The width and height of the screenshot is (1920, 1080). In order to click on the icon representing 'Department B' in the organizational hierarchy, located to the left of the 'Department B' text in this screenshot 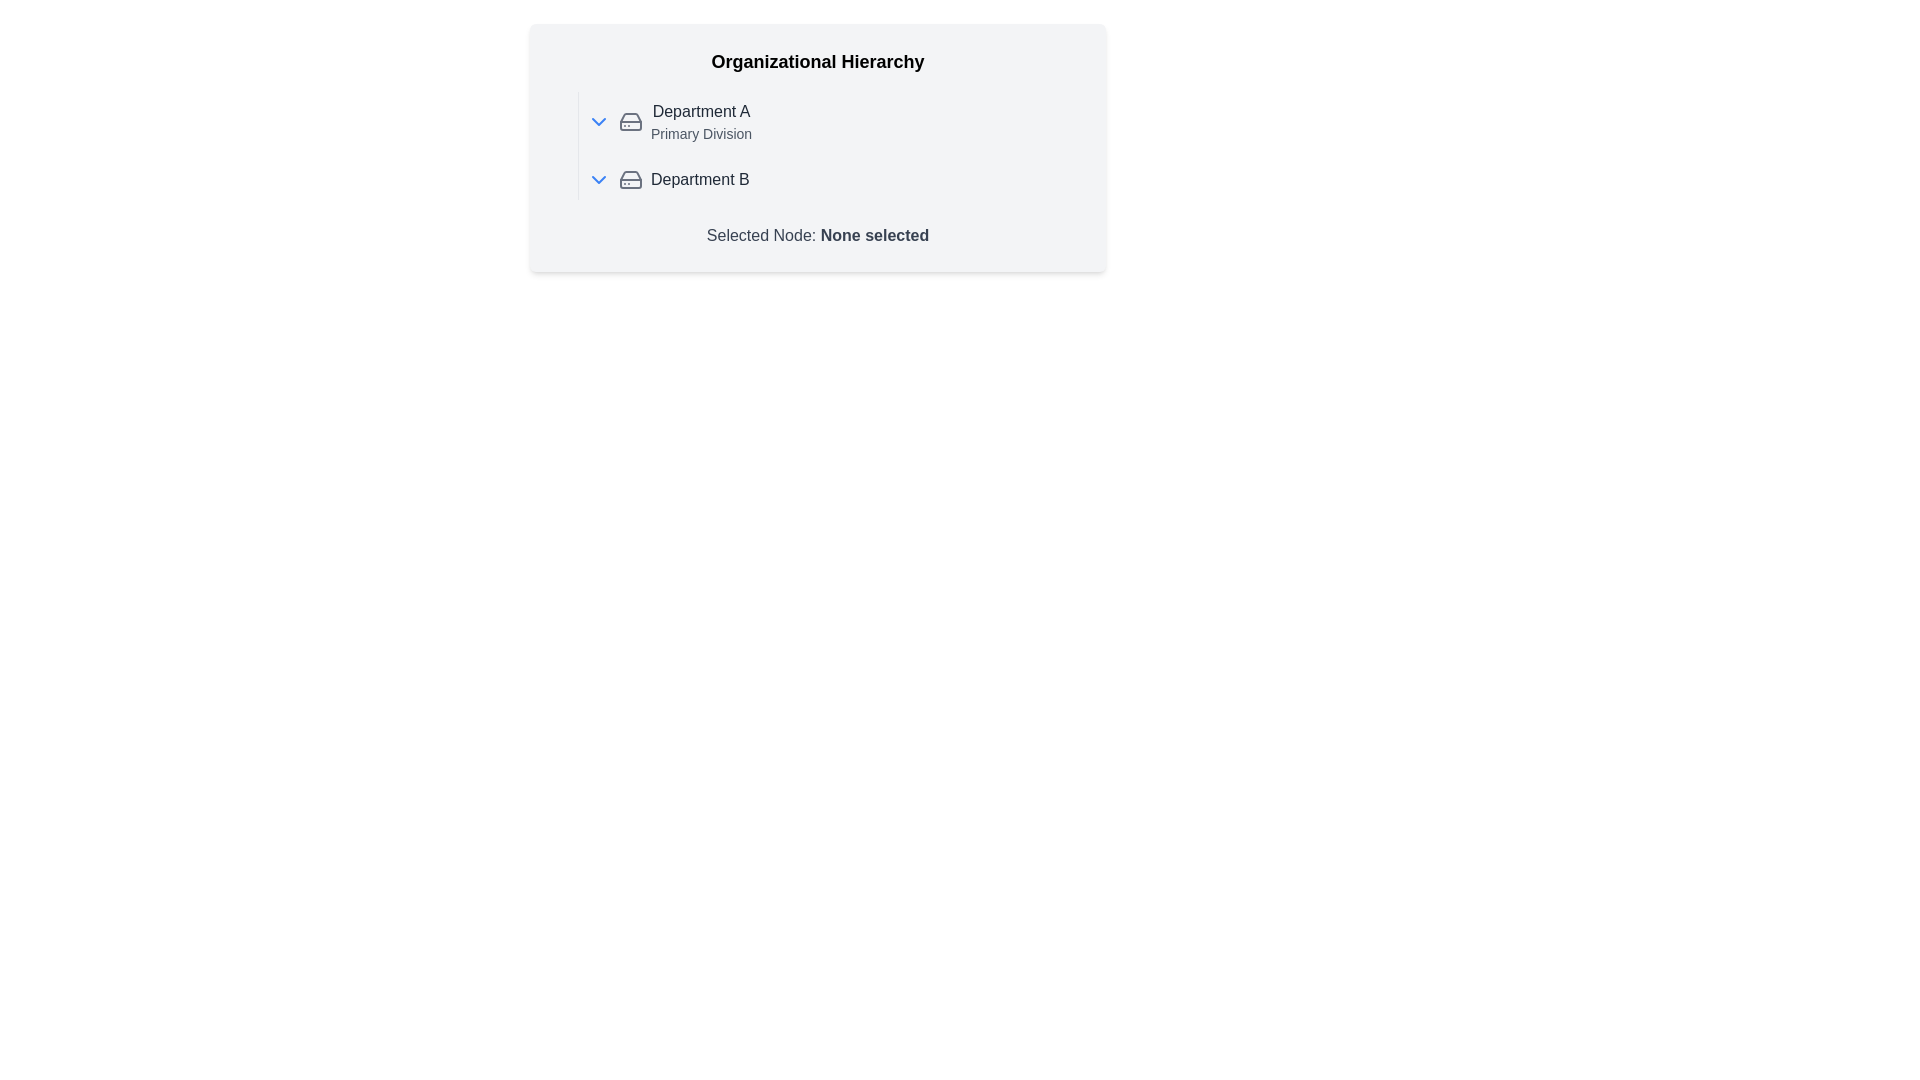, I will do `click(629, 180)`.